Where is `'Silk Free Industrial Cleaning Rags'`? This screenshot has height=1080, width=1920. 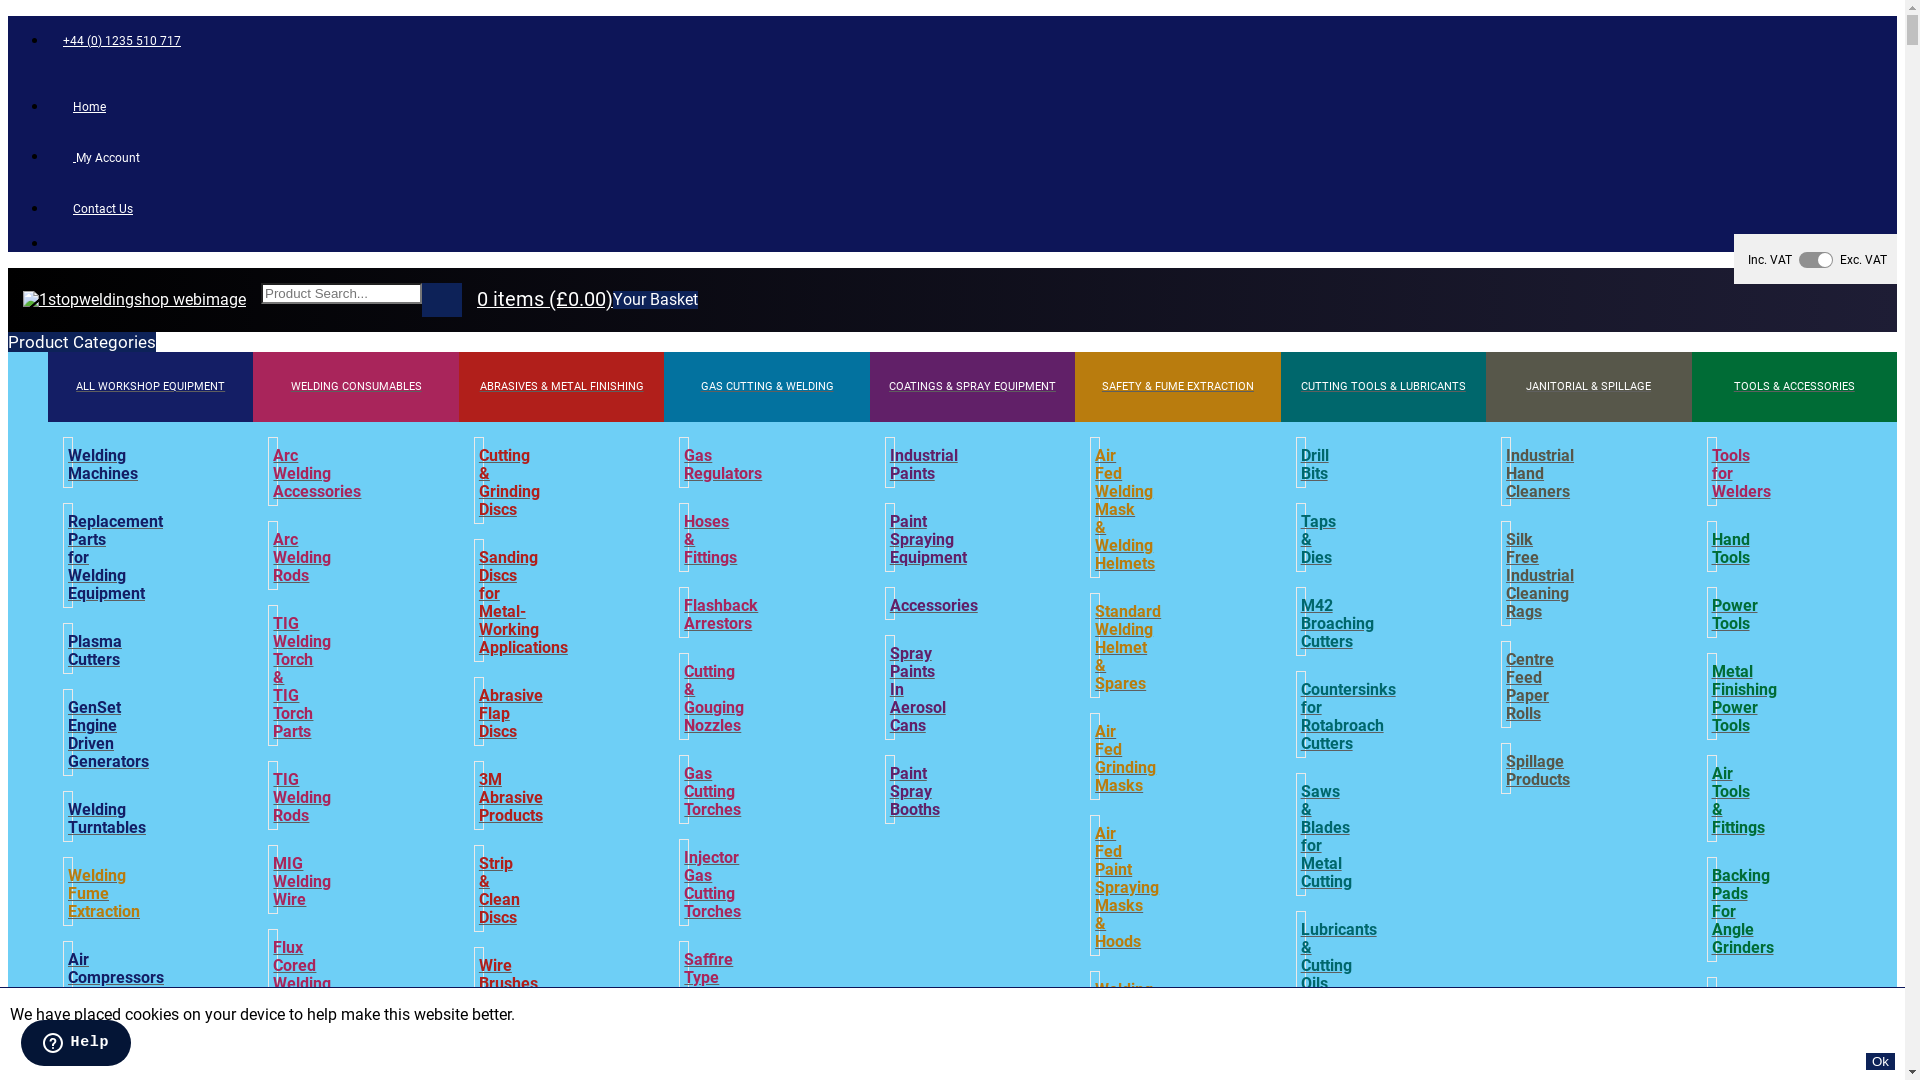
'Silk Free Industrial Cleaning Rags' is located at coordinates (1506, 575).